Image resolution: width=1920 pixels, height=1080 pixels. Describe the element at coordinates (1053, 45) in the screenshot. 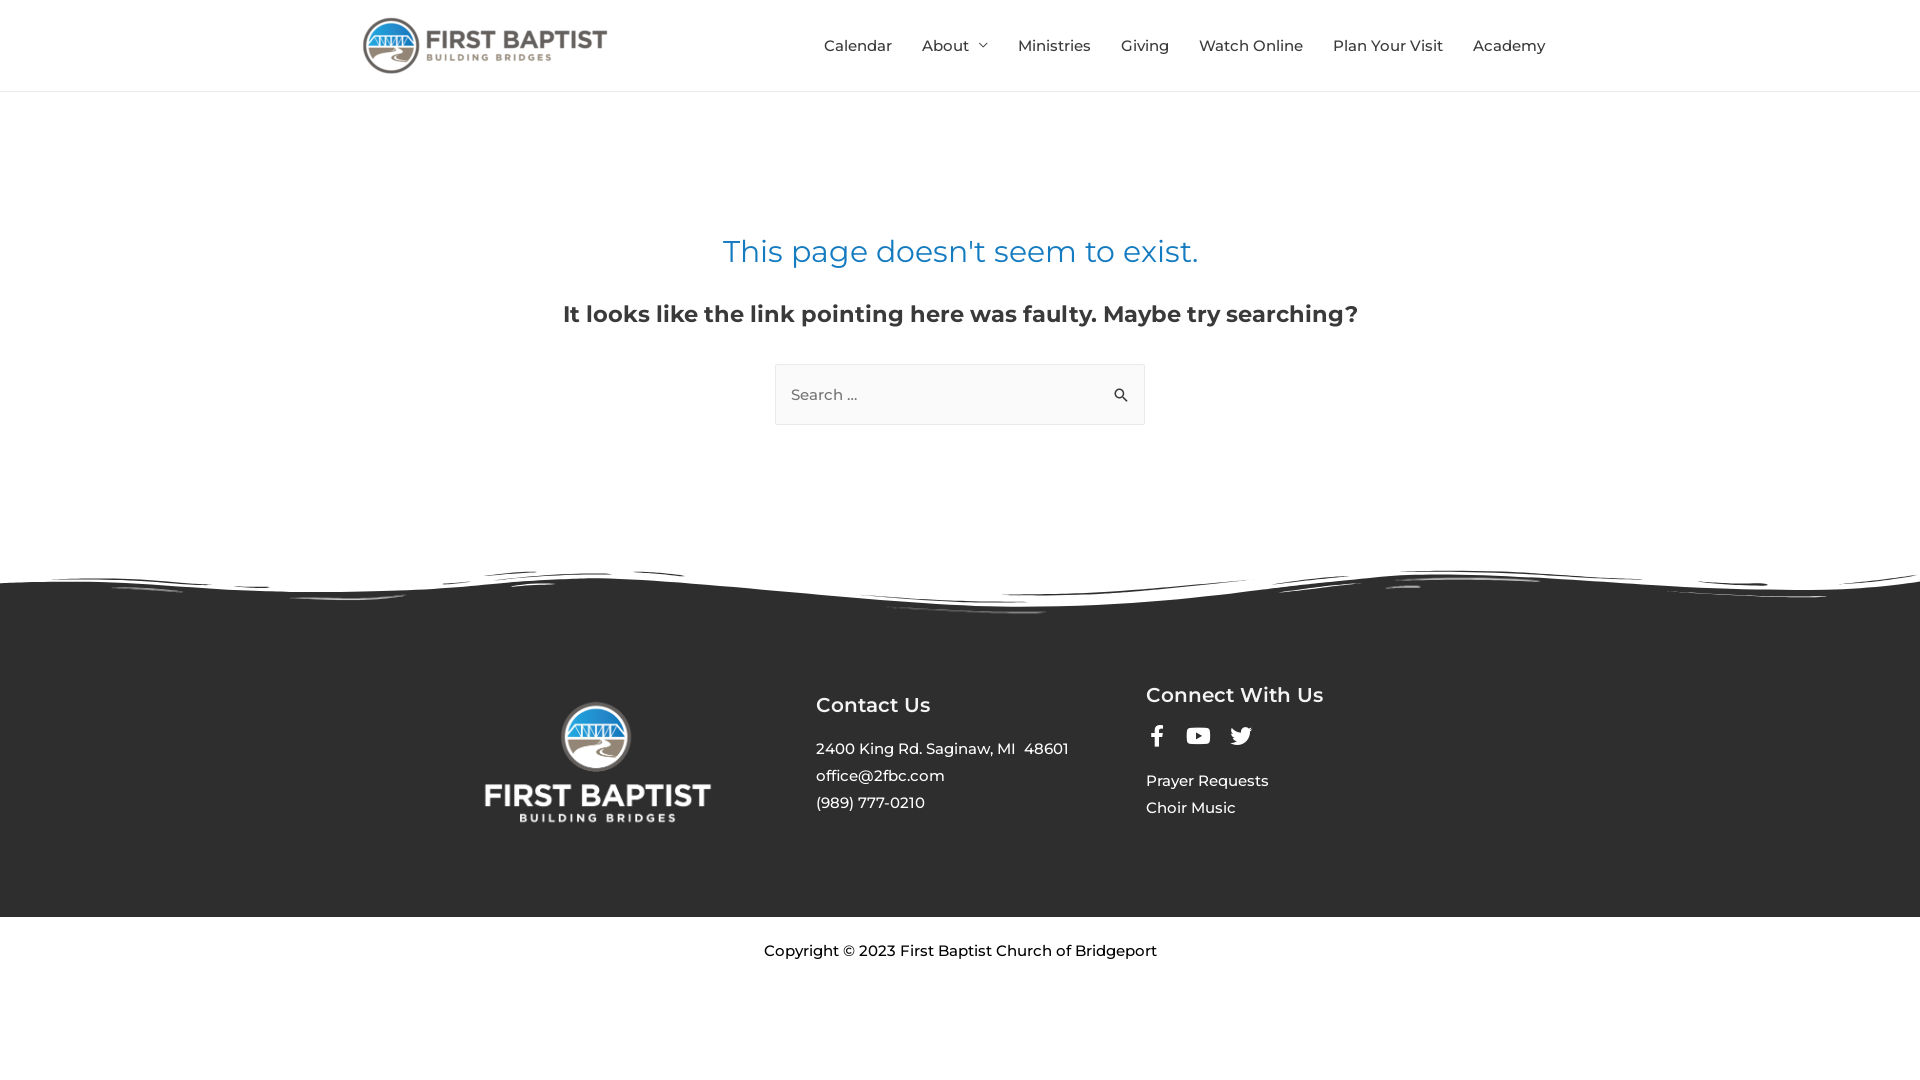

I see `'Ministries'` at that location.